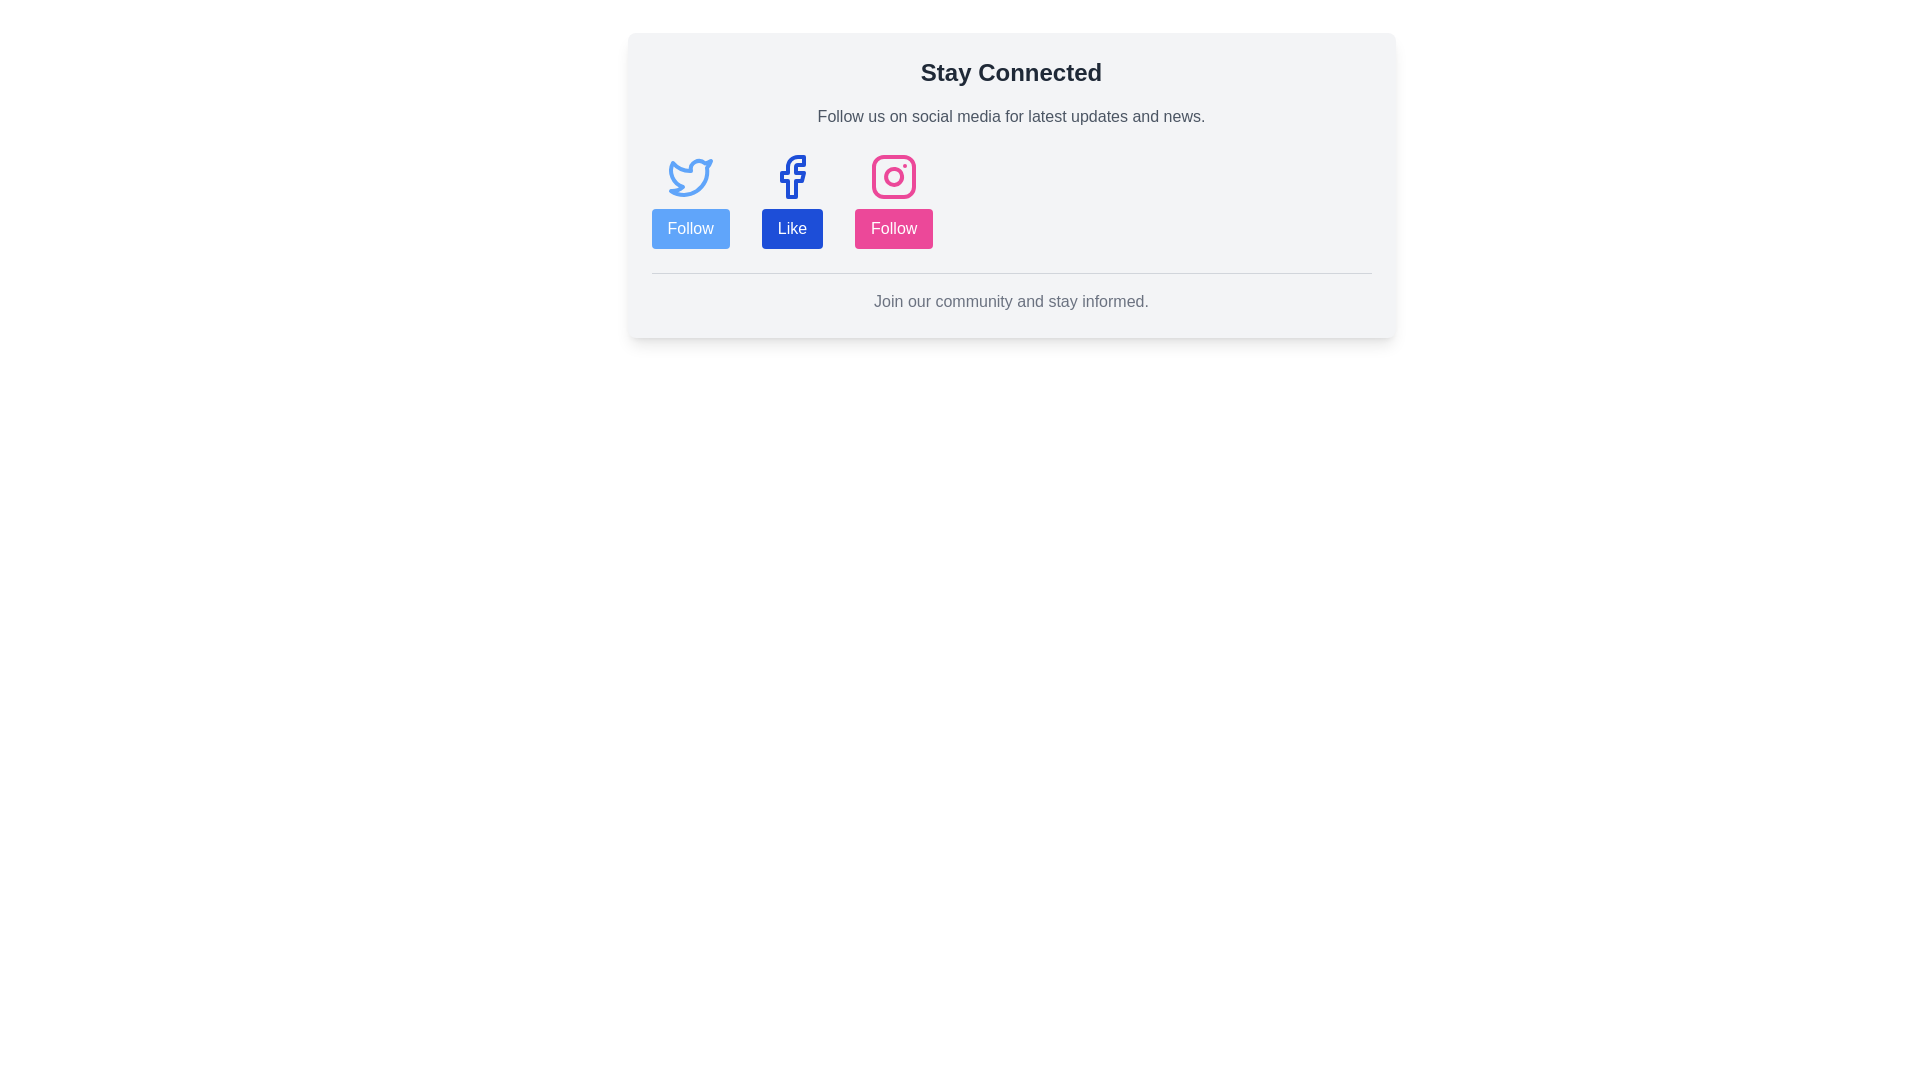  Describe the element at coordinates (791, 200) in the screenshot. I see `the blue 'Like' button featuring a Facebook logo, positioned in the center of the row of social media actions` at that location.